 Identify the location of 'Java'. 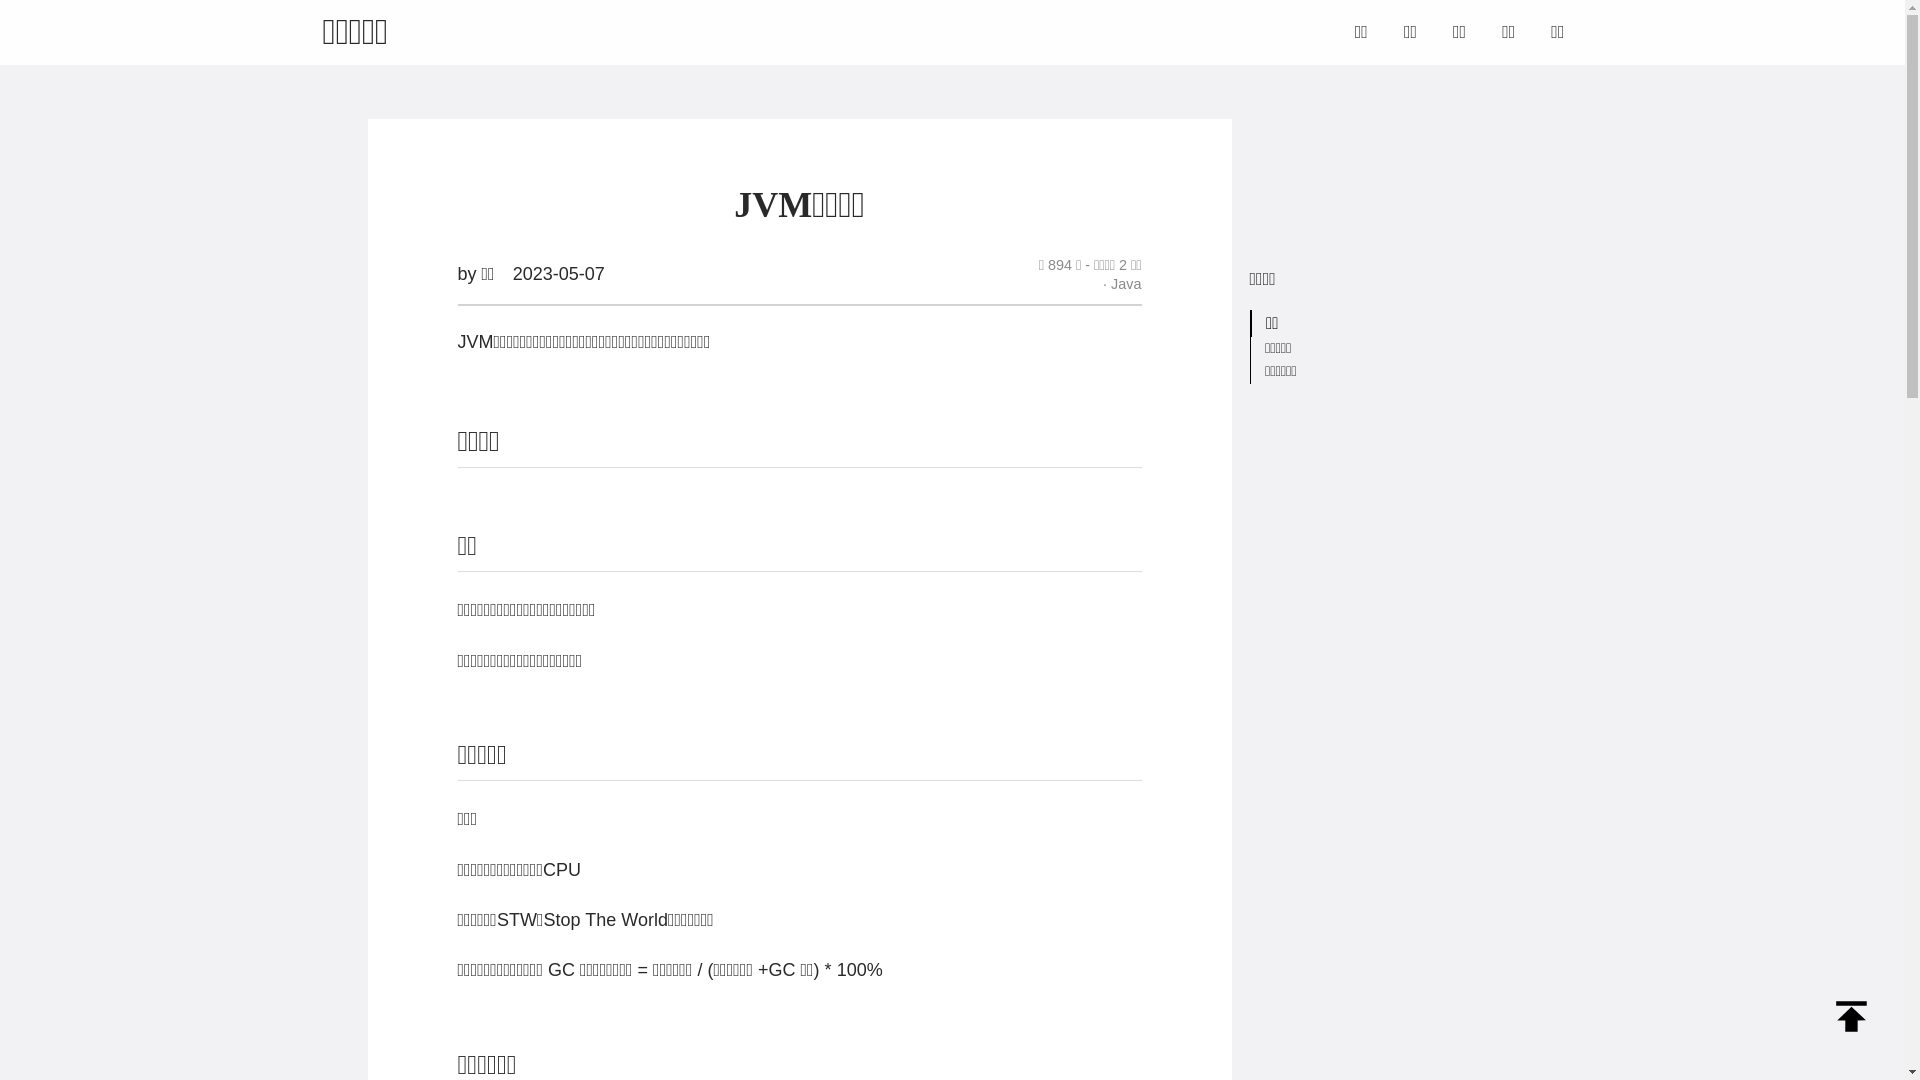
(1122, 284).